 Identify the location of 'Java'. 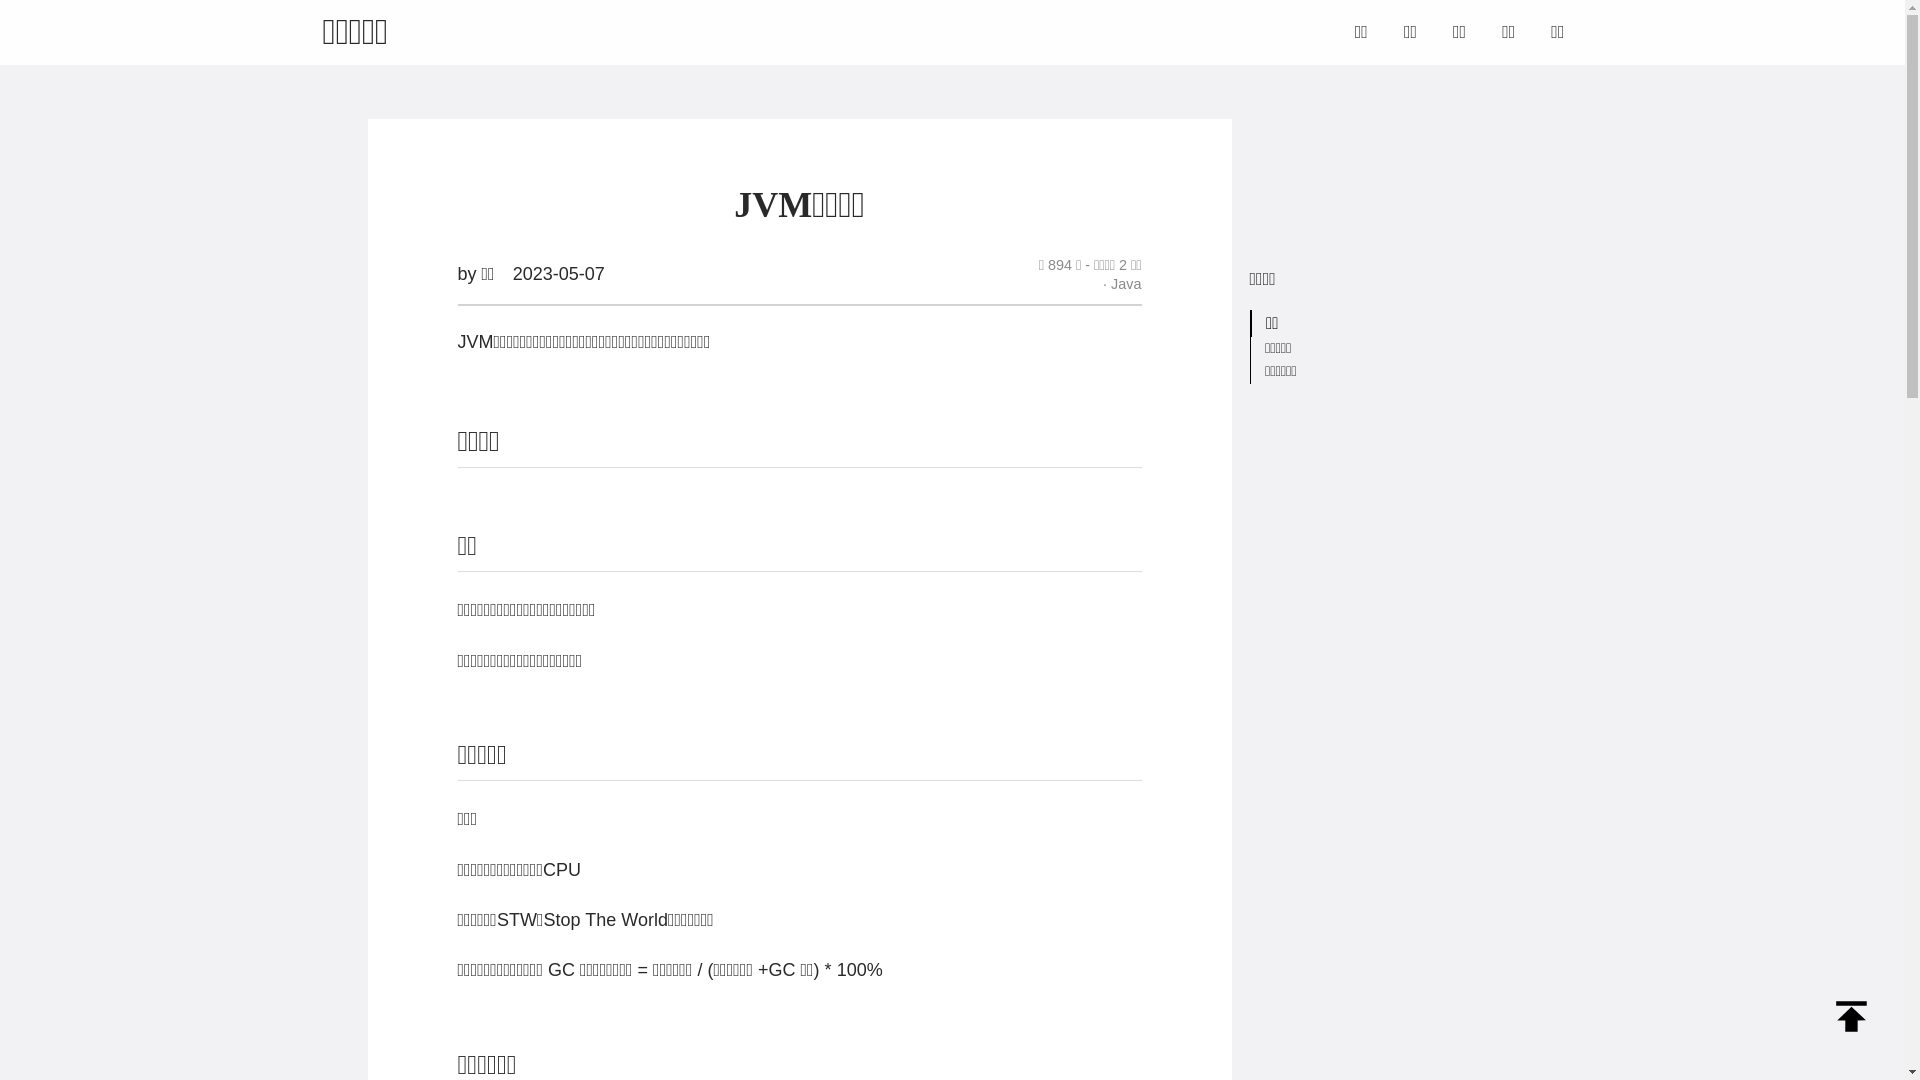
(1122, 284).